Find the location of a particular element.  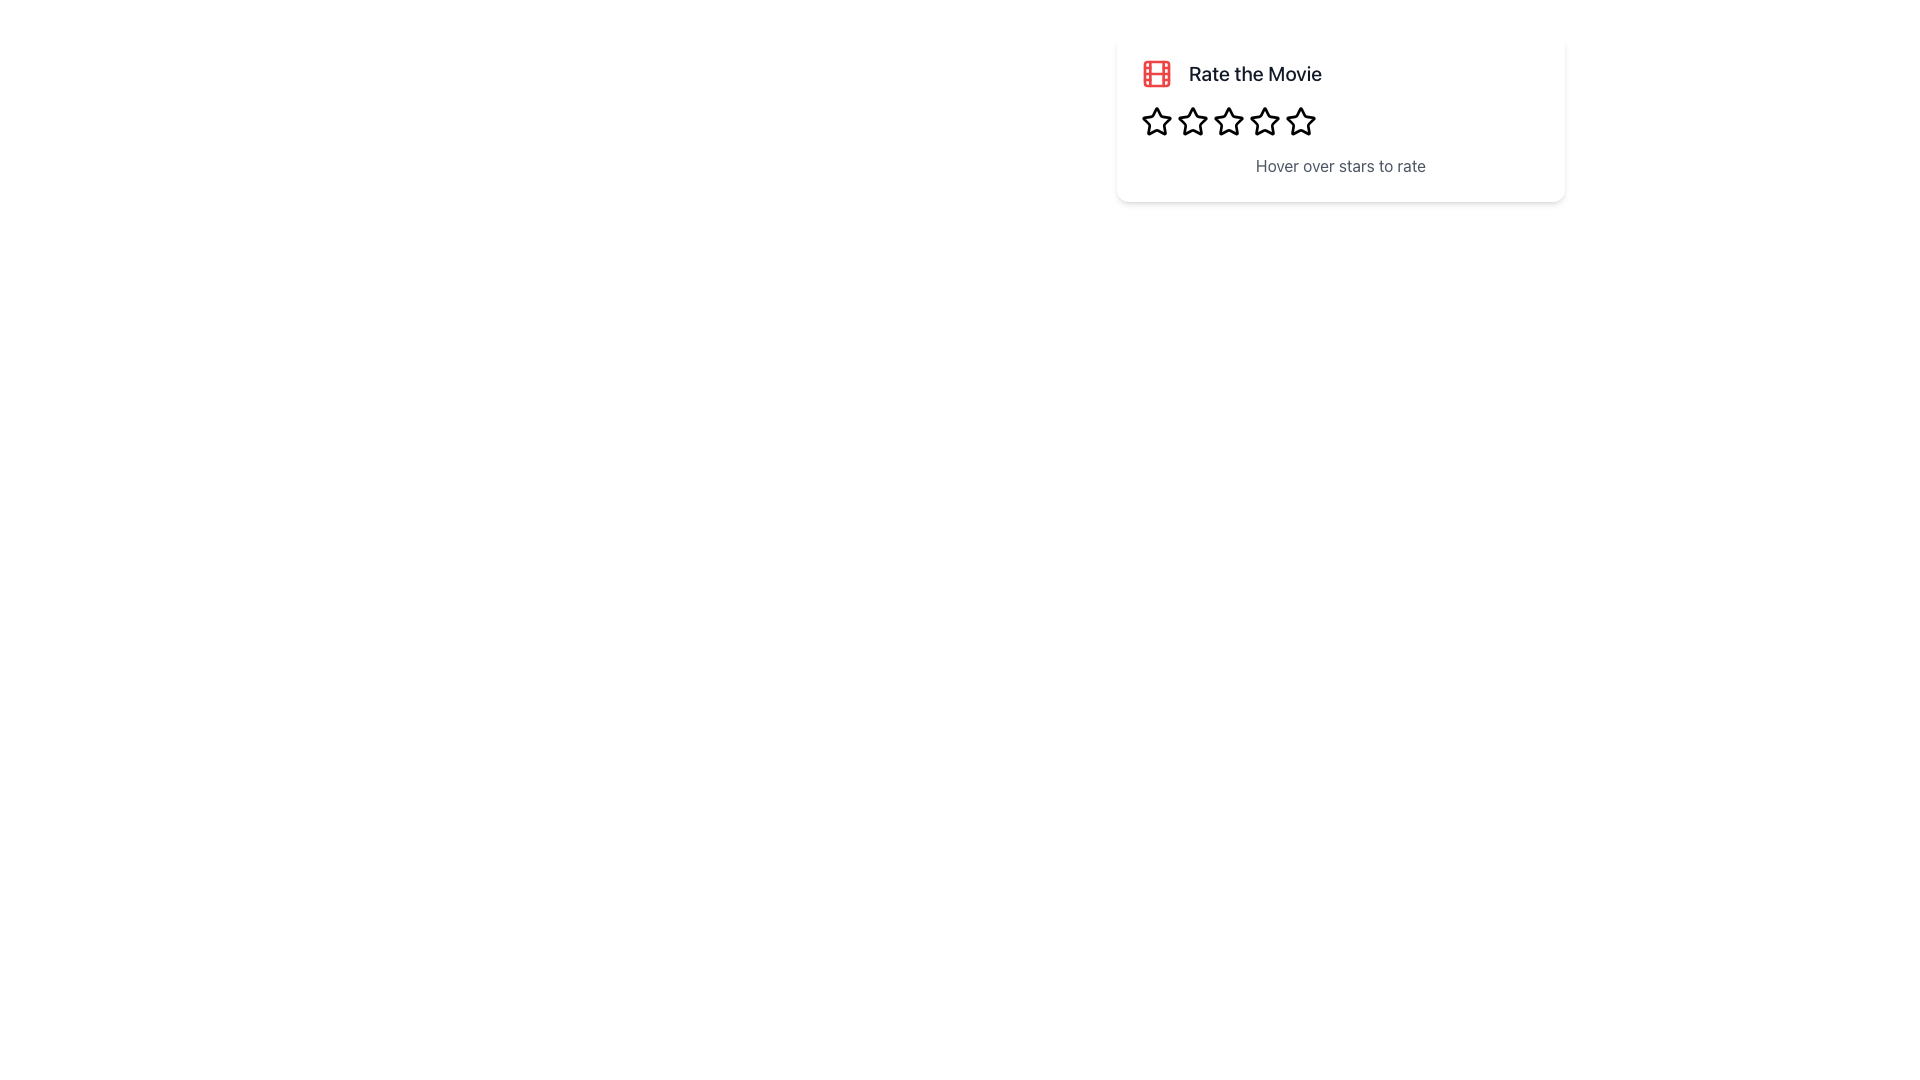

the second star icon is located at coordinates (1227, 121).